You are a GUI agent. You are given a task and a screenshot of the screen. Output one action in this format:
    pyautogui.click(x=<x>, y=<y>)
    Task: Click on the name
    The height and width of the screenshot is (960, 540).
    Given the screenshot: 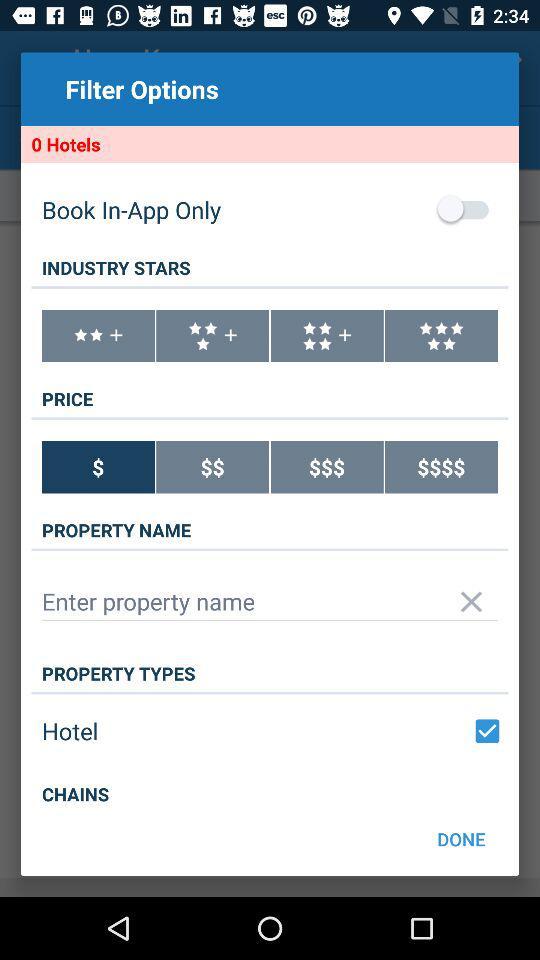 What is the action you would take?
    pyautogui.click(x=270, y=600)
    